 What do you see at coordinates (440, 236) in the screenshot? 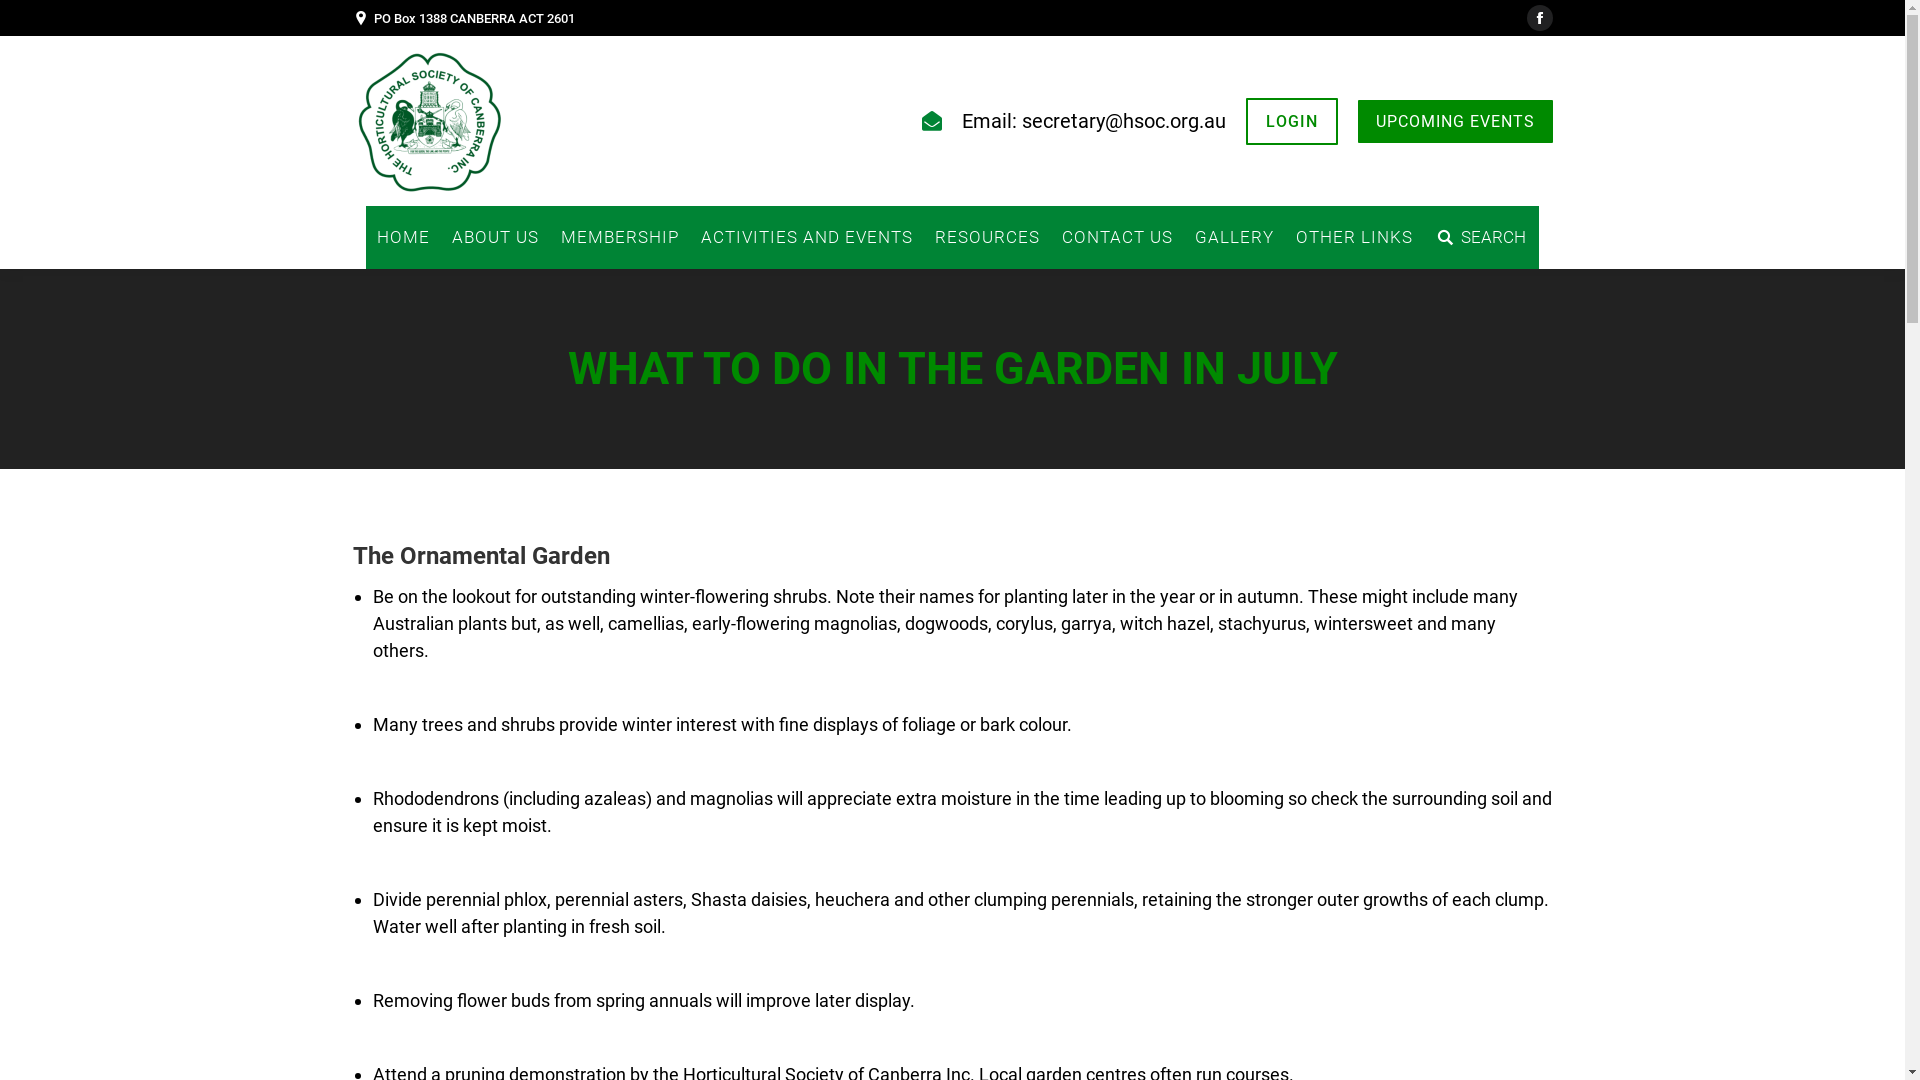
I see `'ABOUT US'` at bounding box center [440, 236].